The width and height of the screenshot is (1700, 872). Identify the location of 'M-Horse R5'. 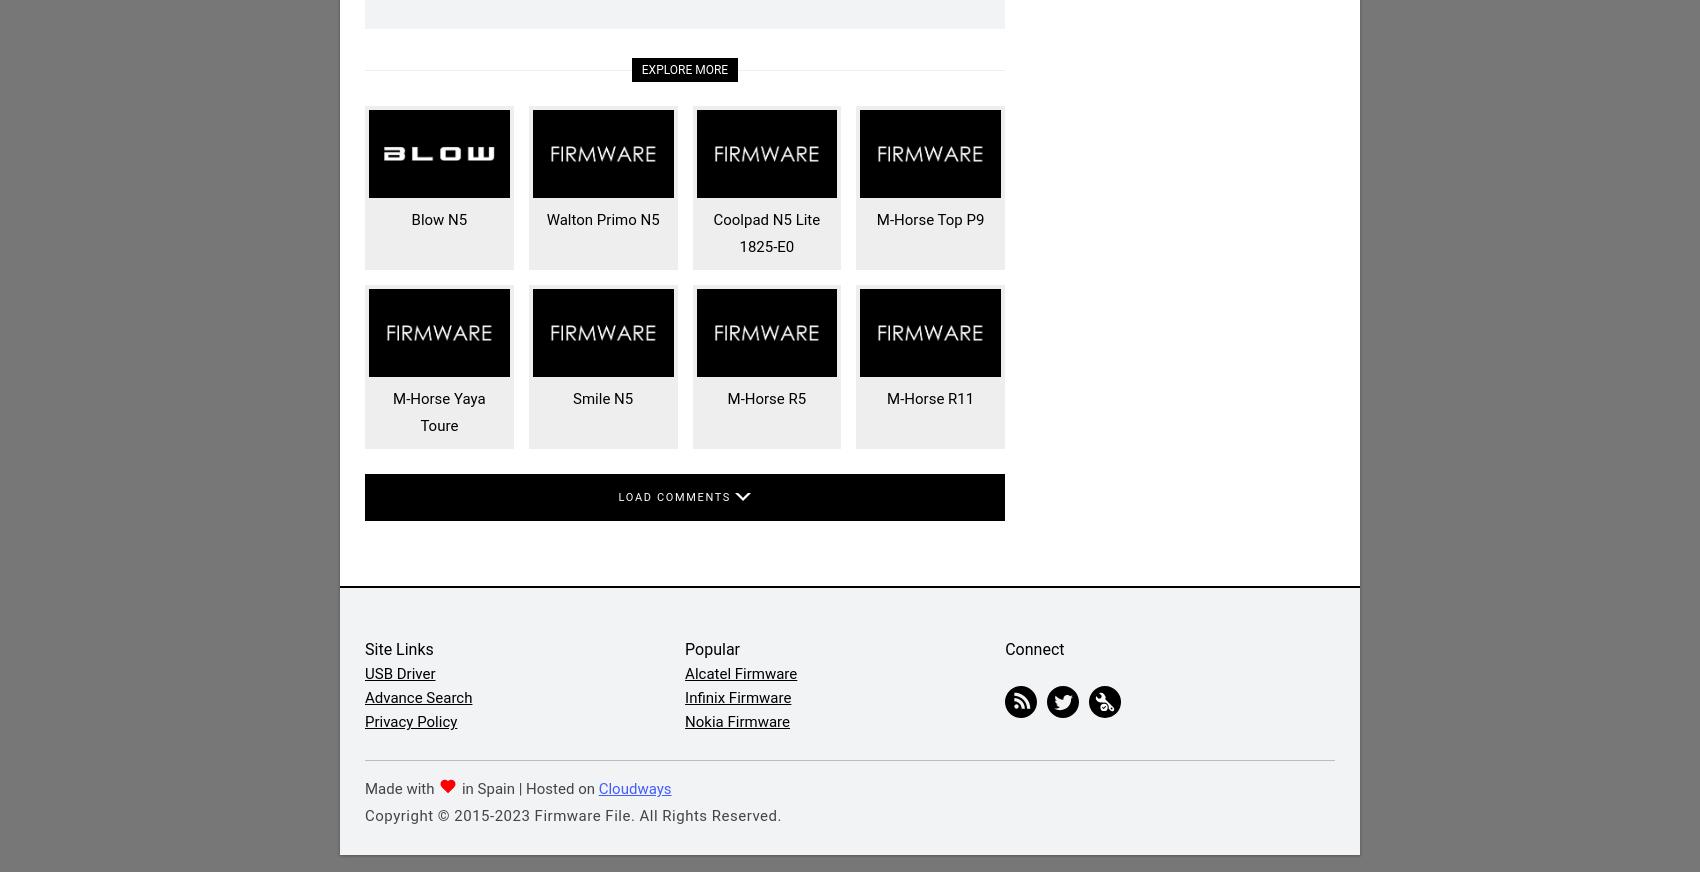
(765, 399).